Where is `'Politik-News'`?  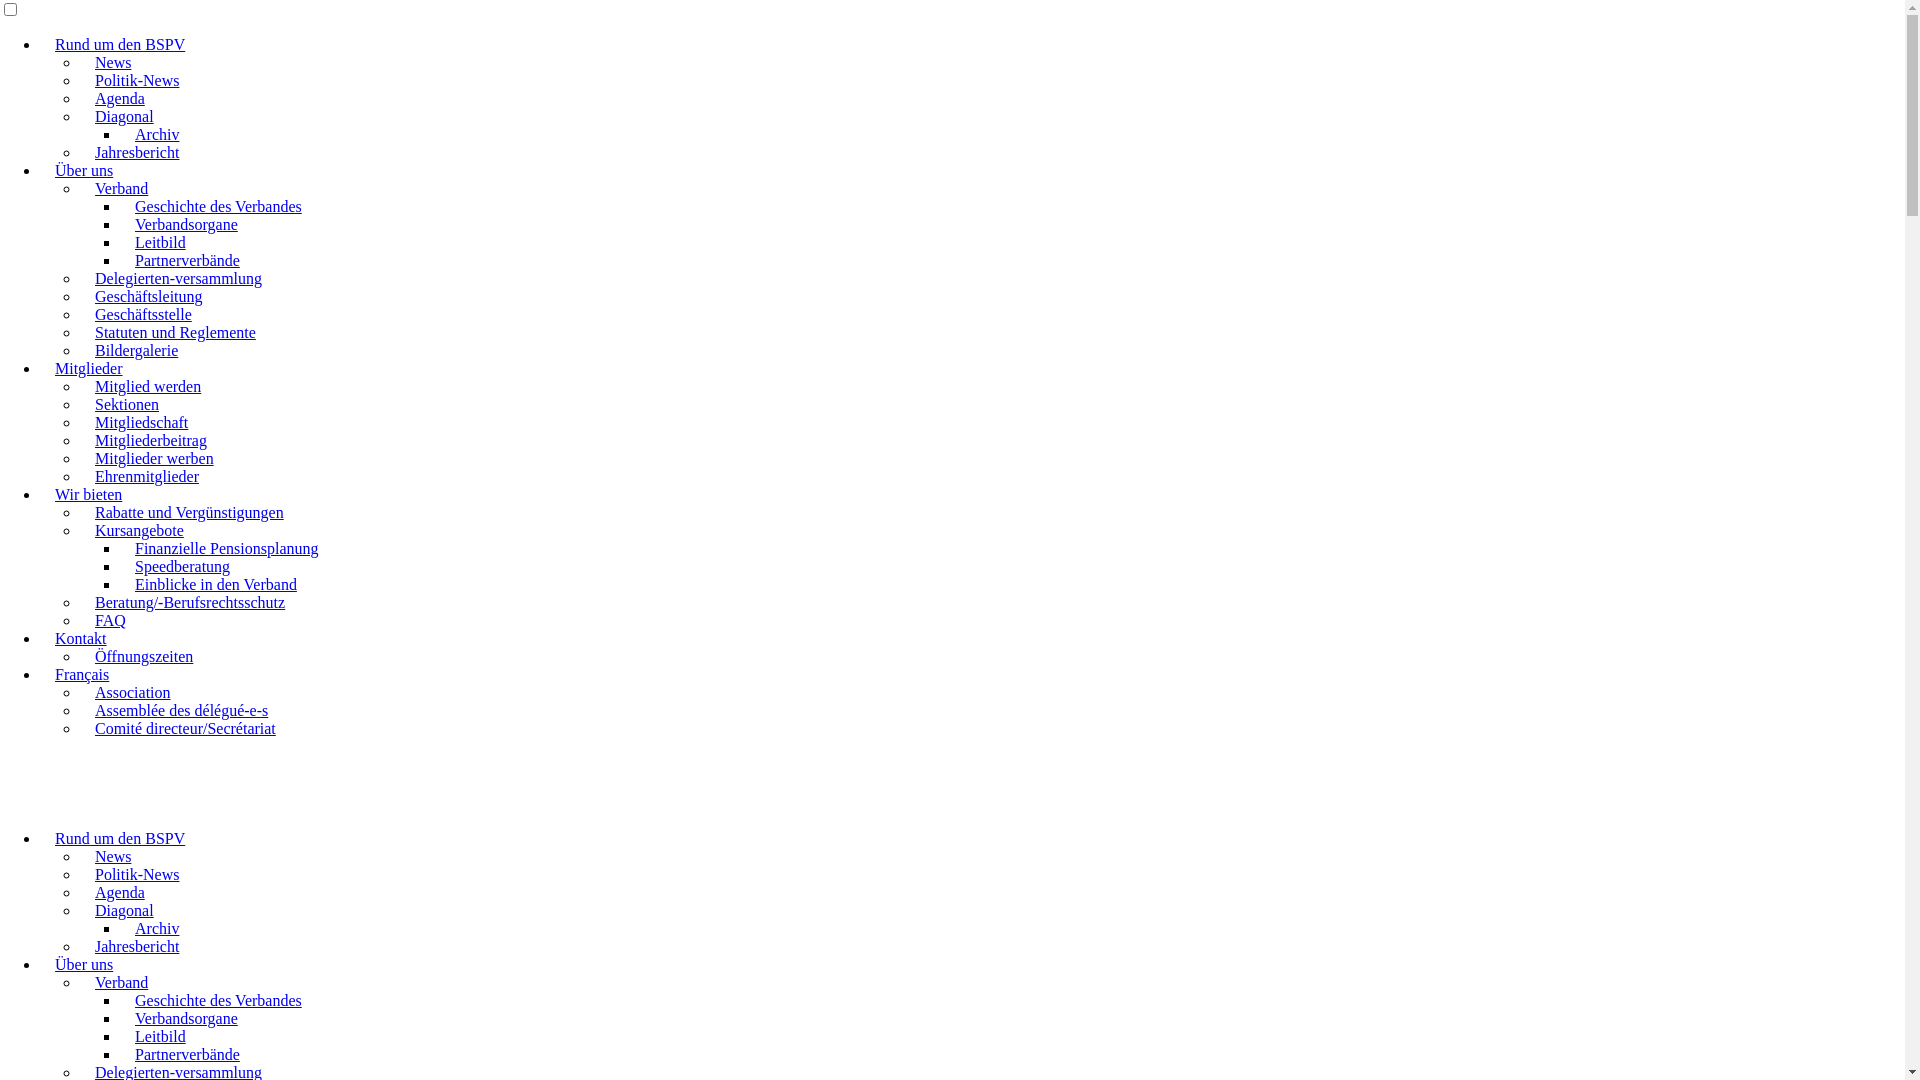
'Politik-News' is located at coordinates (136, 79).